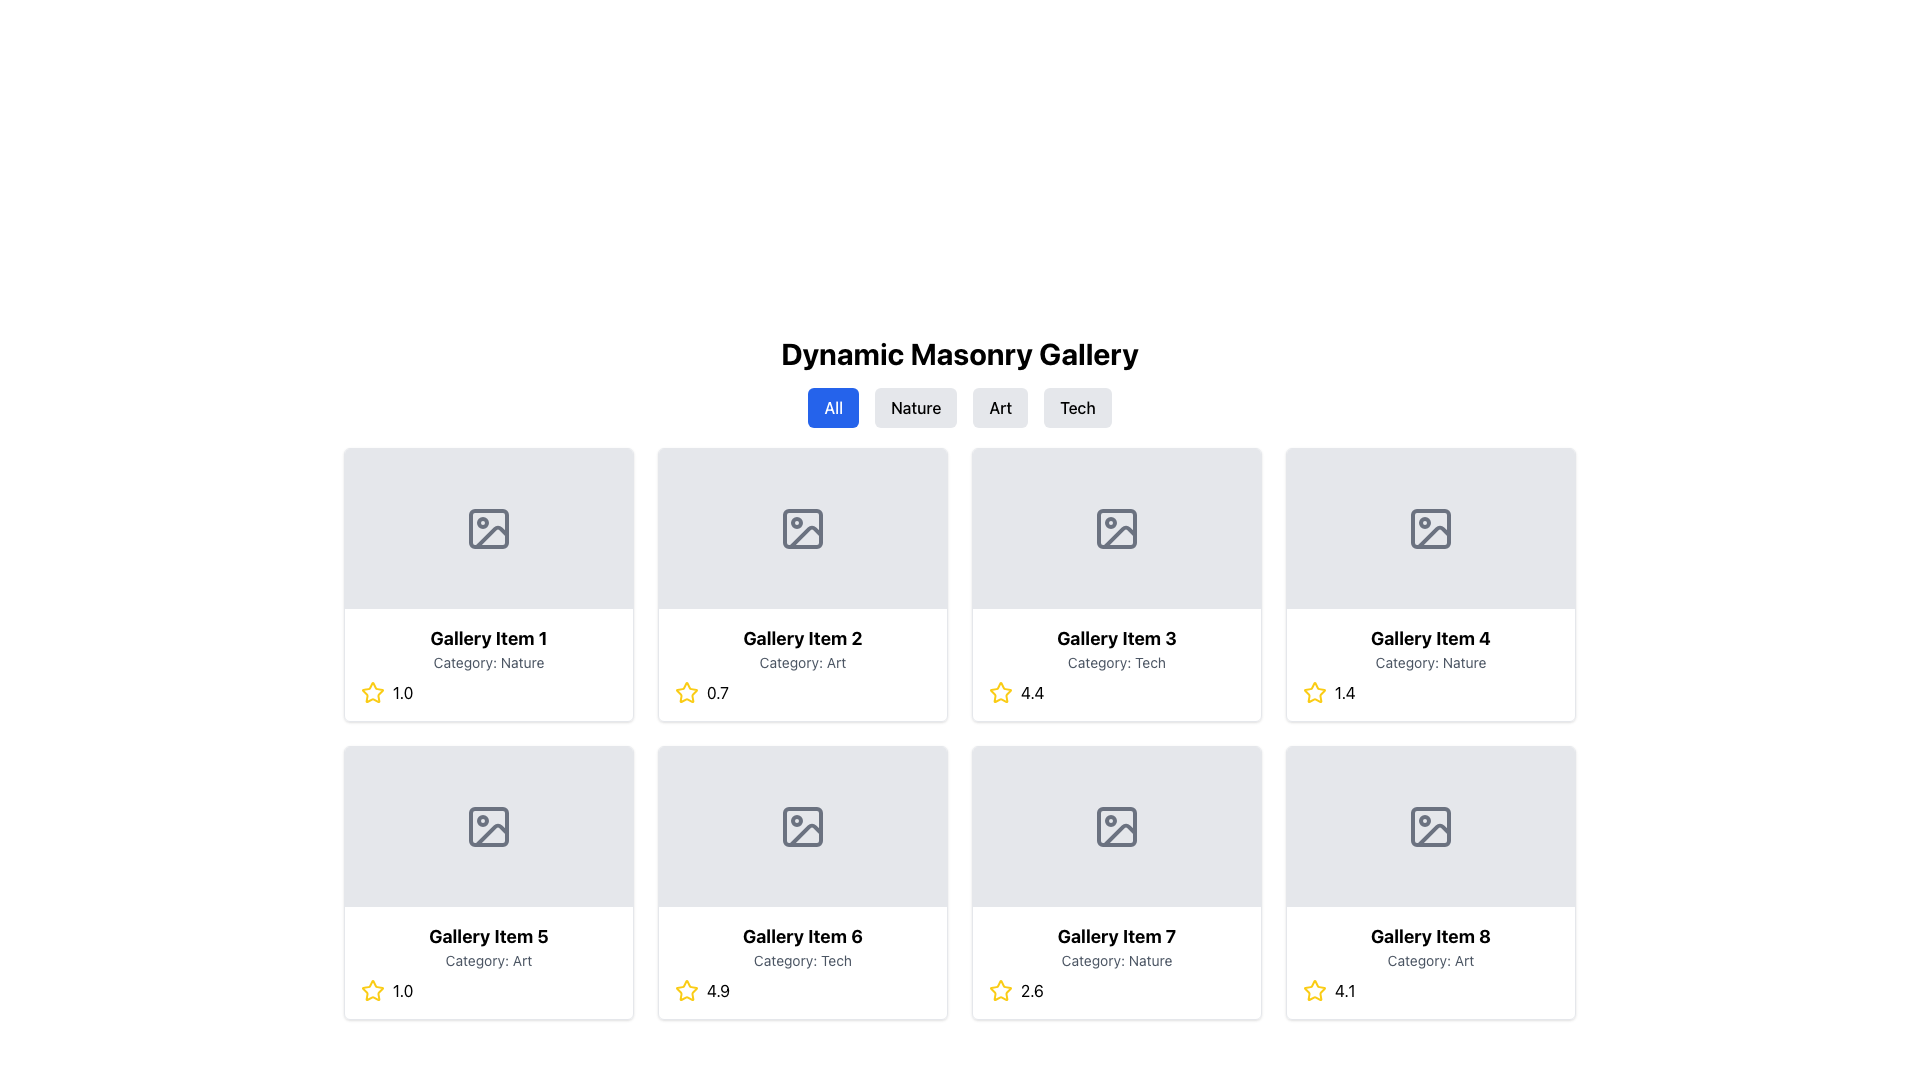 The width and height of the screenshot is (1920, 1080). What do you see at coordinates (1118, 834) in the screenshot?
I see `the decorative graphical detail located in the lower right portion of the image icon on the card labeled 'Gallery Item 7'` at bounding box center [1118, 834].